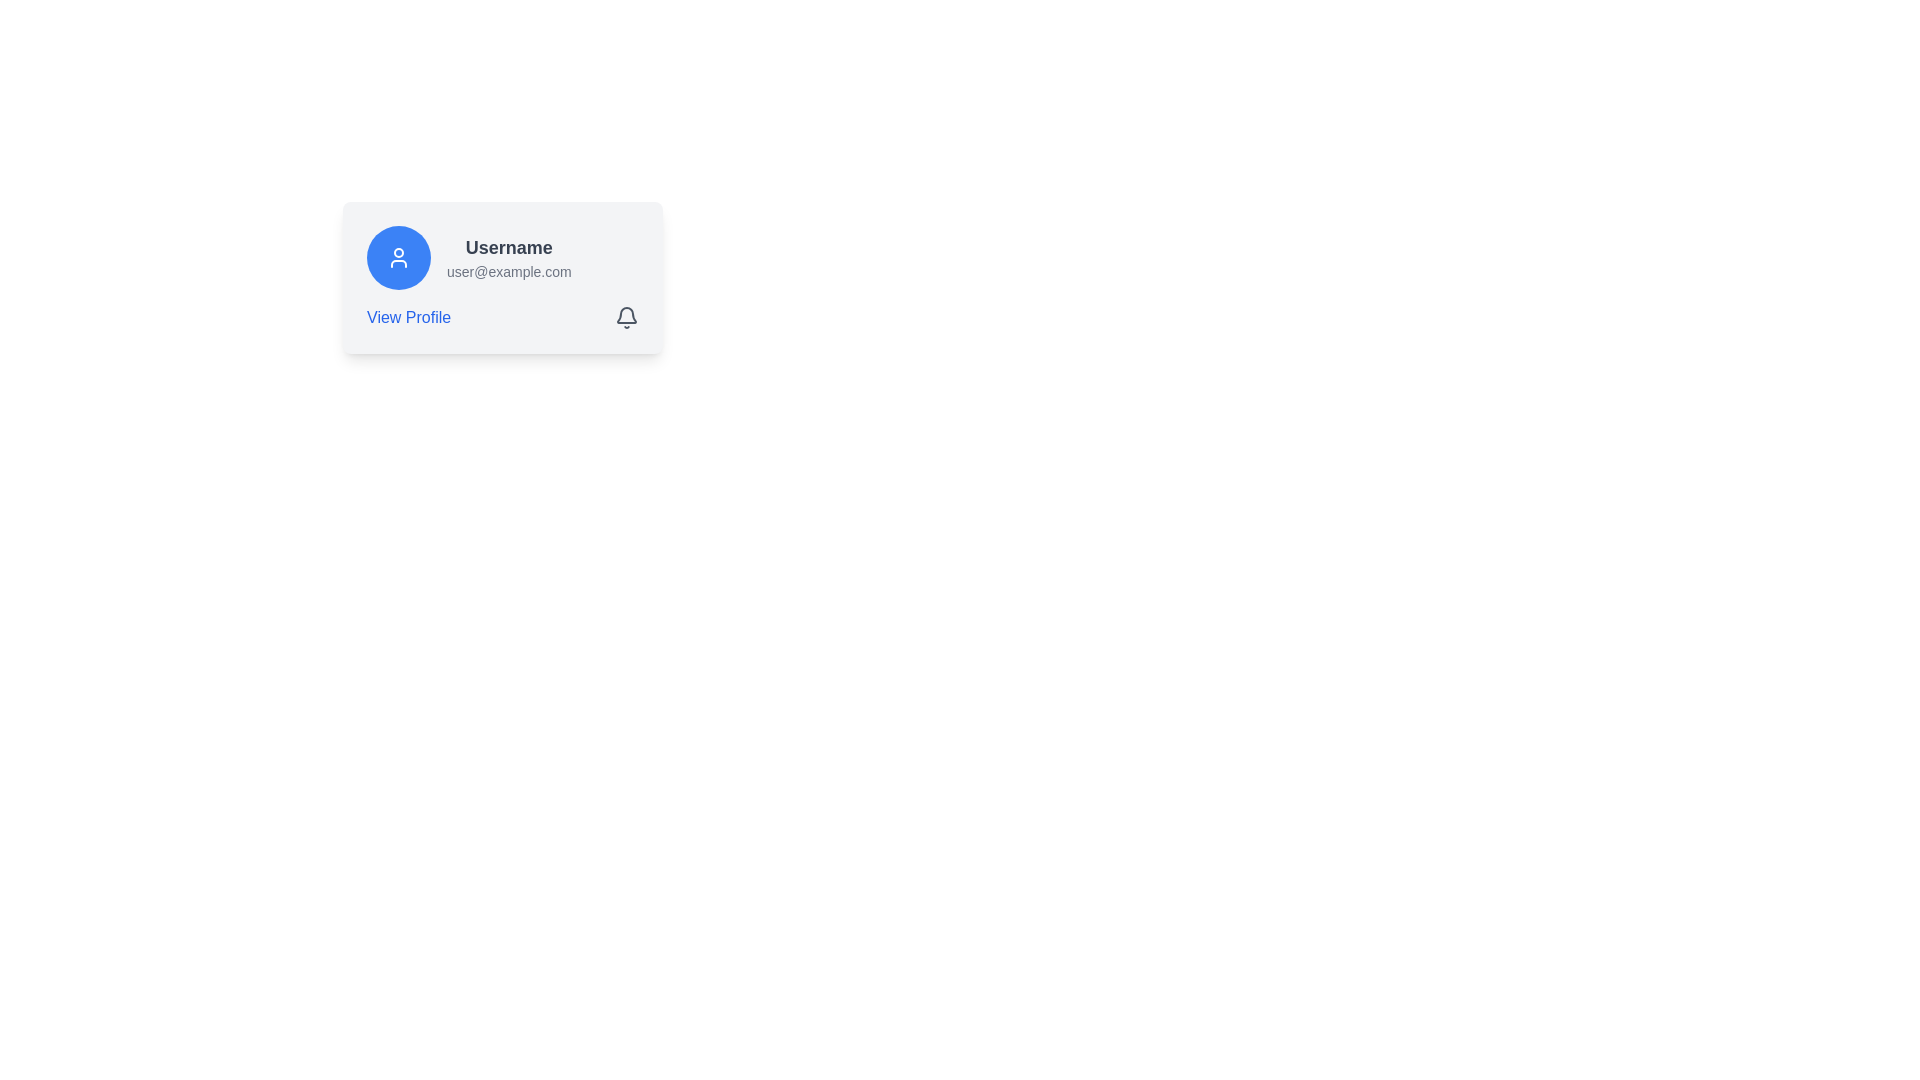 This screenshot has width=1920, height=1080. I want to click on user's name and email address displayed in the text block located to the right of the circular blue icon with a user symbol in the upper-right section of the user card component, so click(509, 257).